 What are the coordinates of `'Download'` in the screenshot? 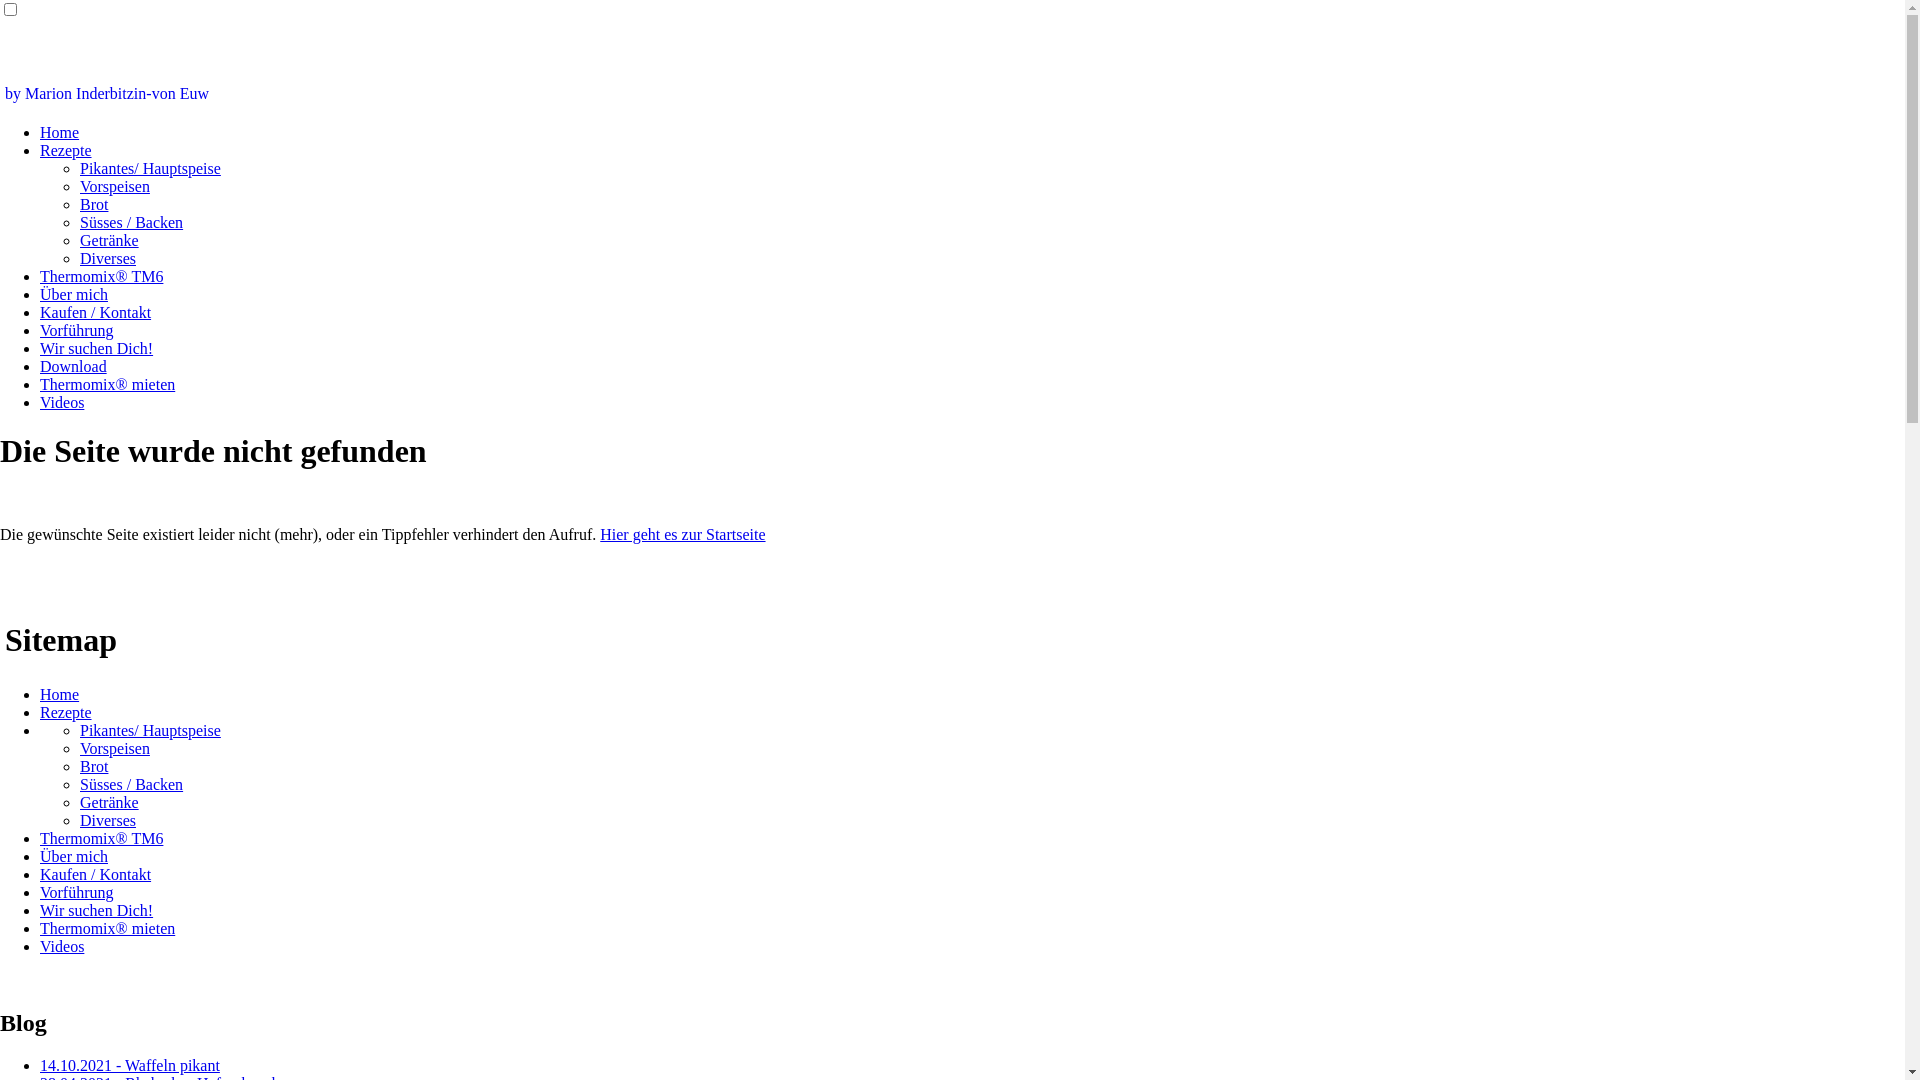 It's located at (73, 366).